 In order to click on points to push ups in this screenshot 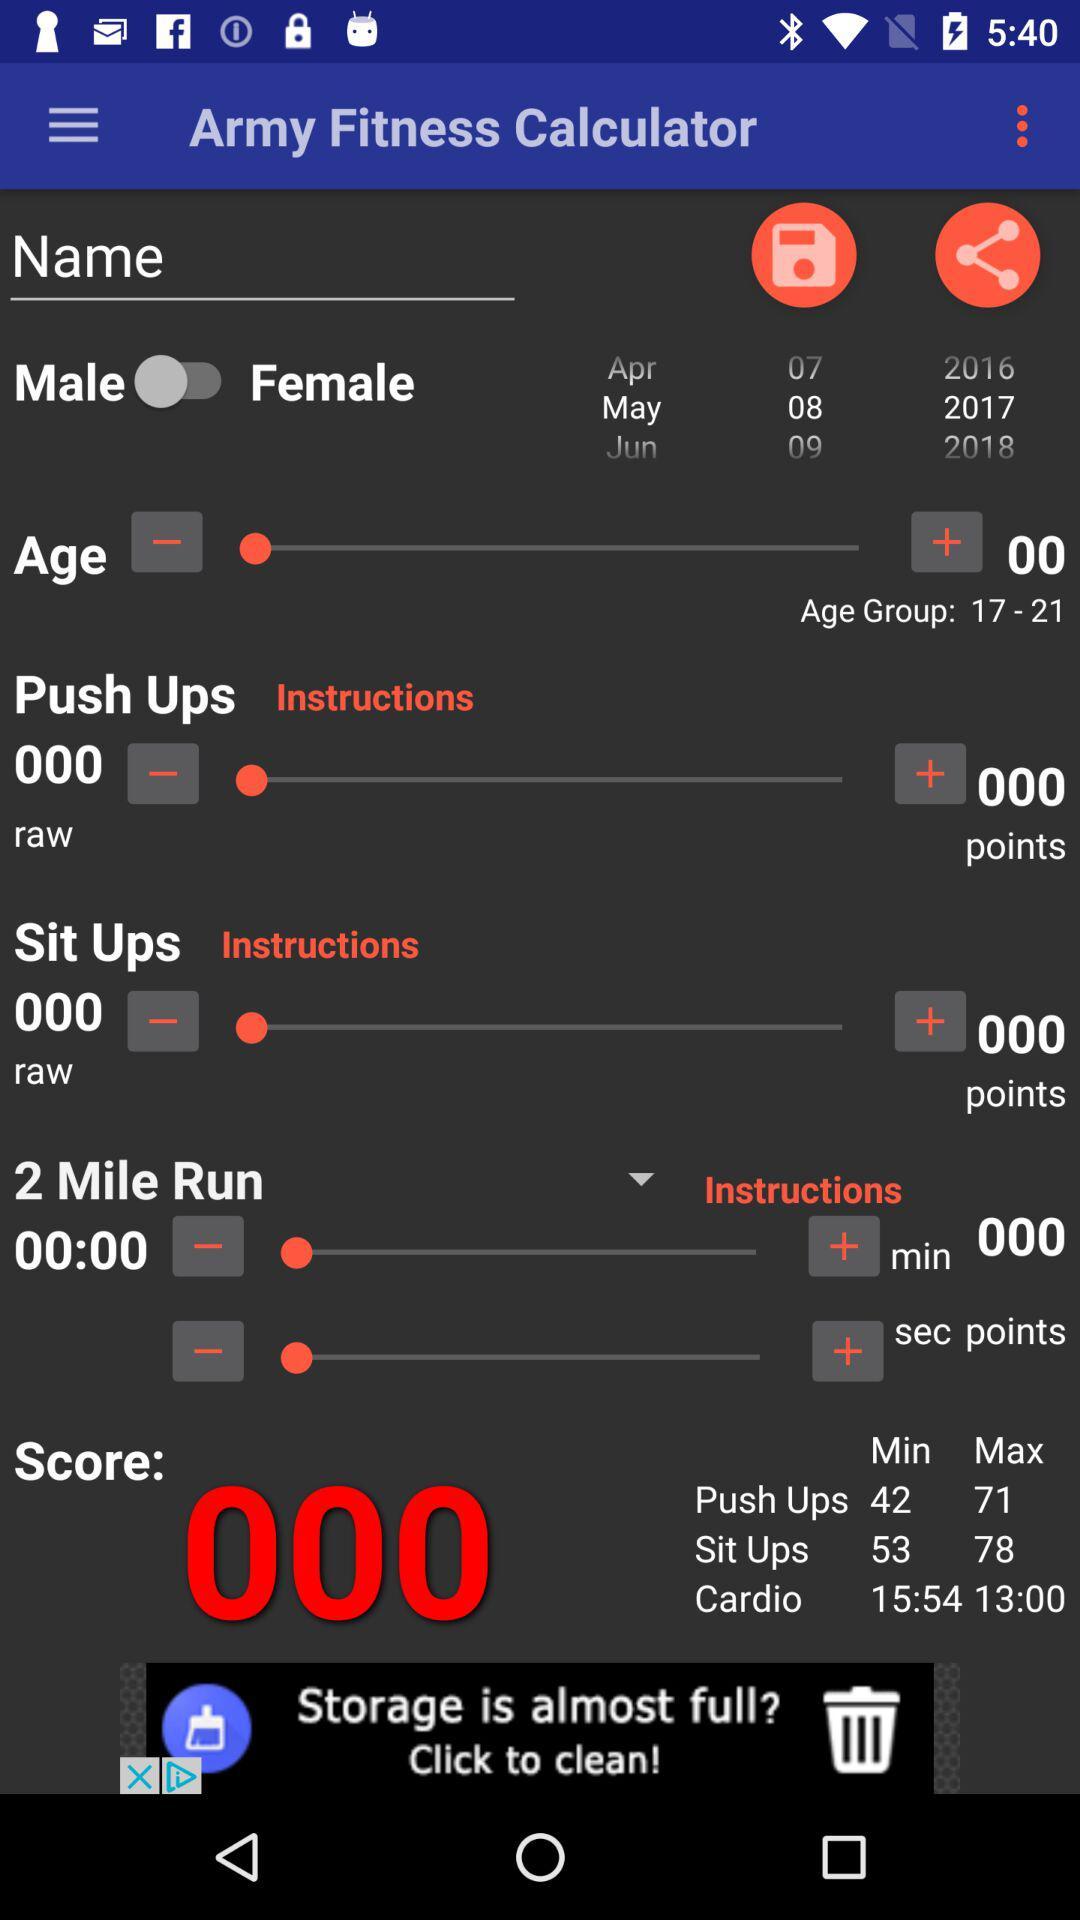, I will do `click(930, 772)`.